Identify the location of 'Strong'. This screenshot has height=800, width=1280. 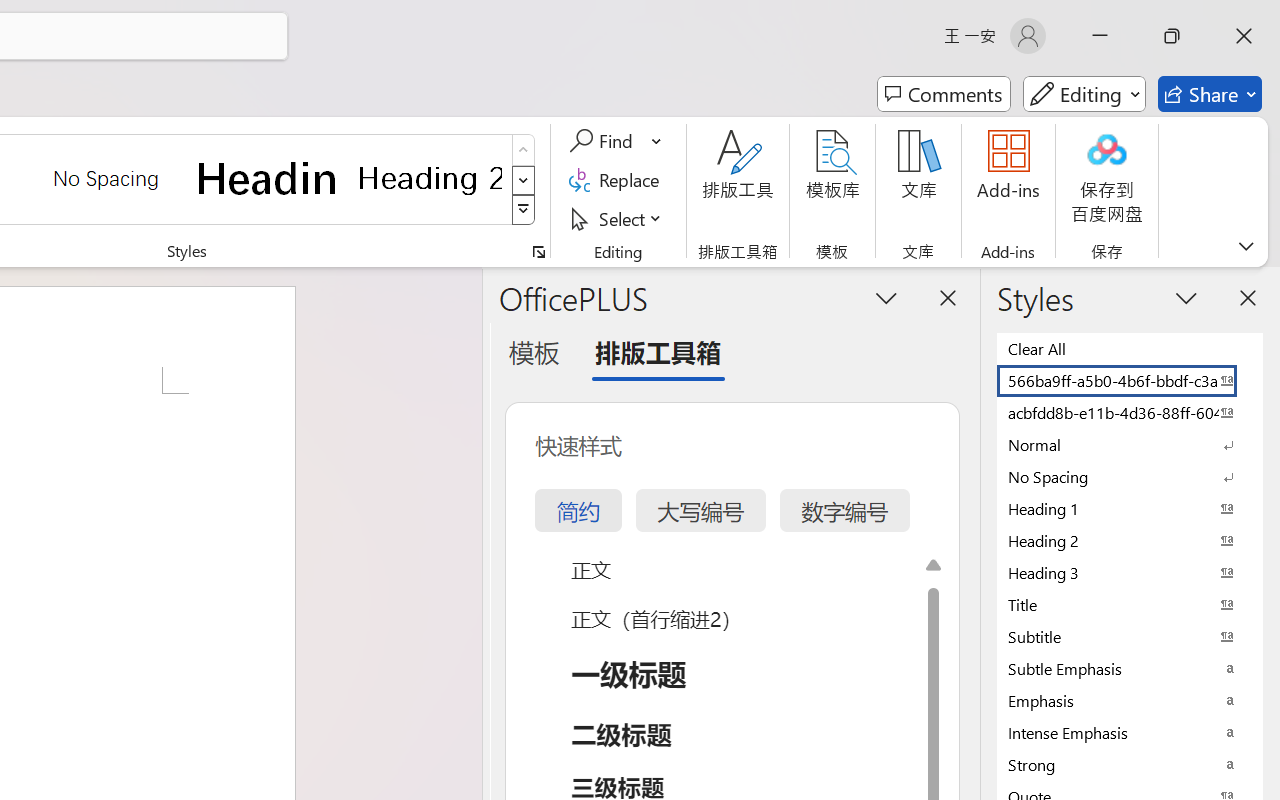
(1130, 764).